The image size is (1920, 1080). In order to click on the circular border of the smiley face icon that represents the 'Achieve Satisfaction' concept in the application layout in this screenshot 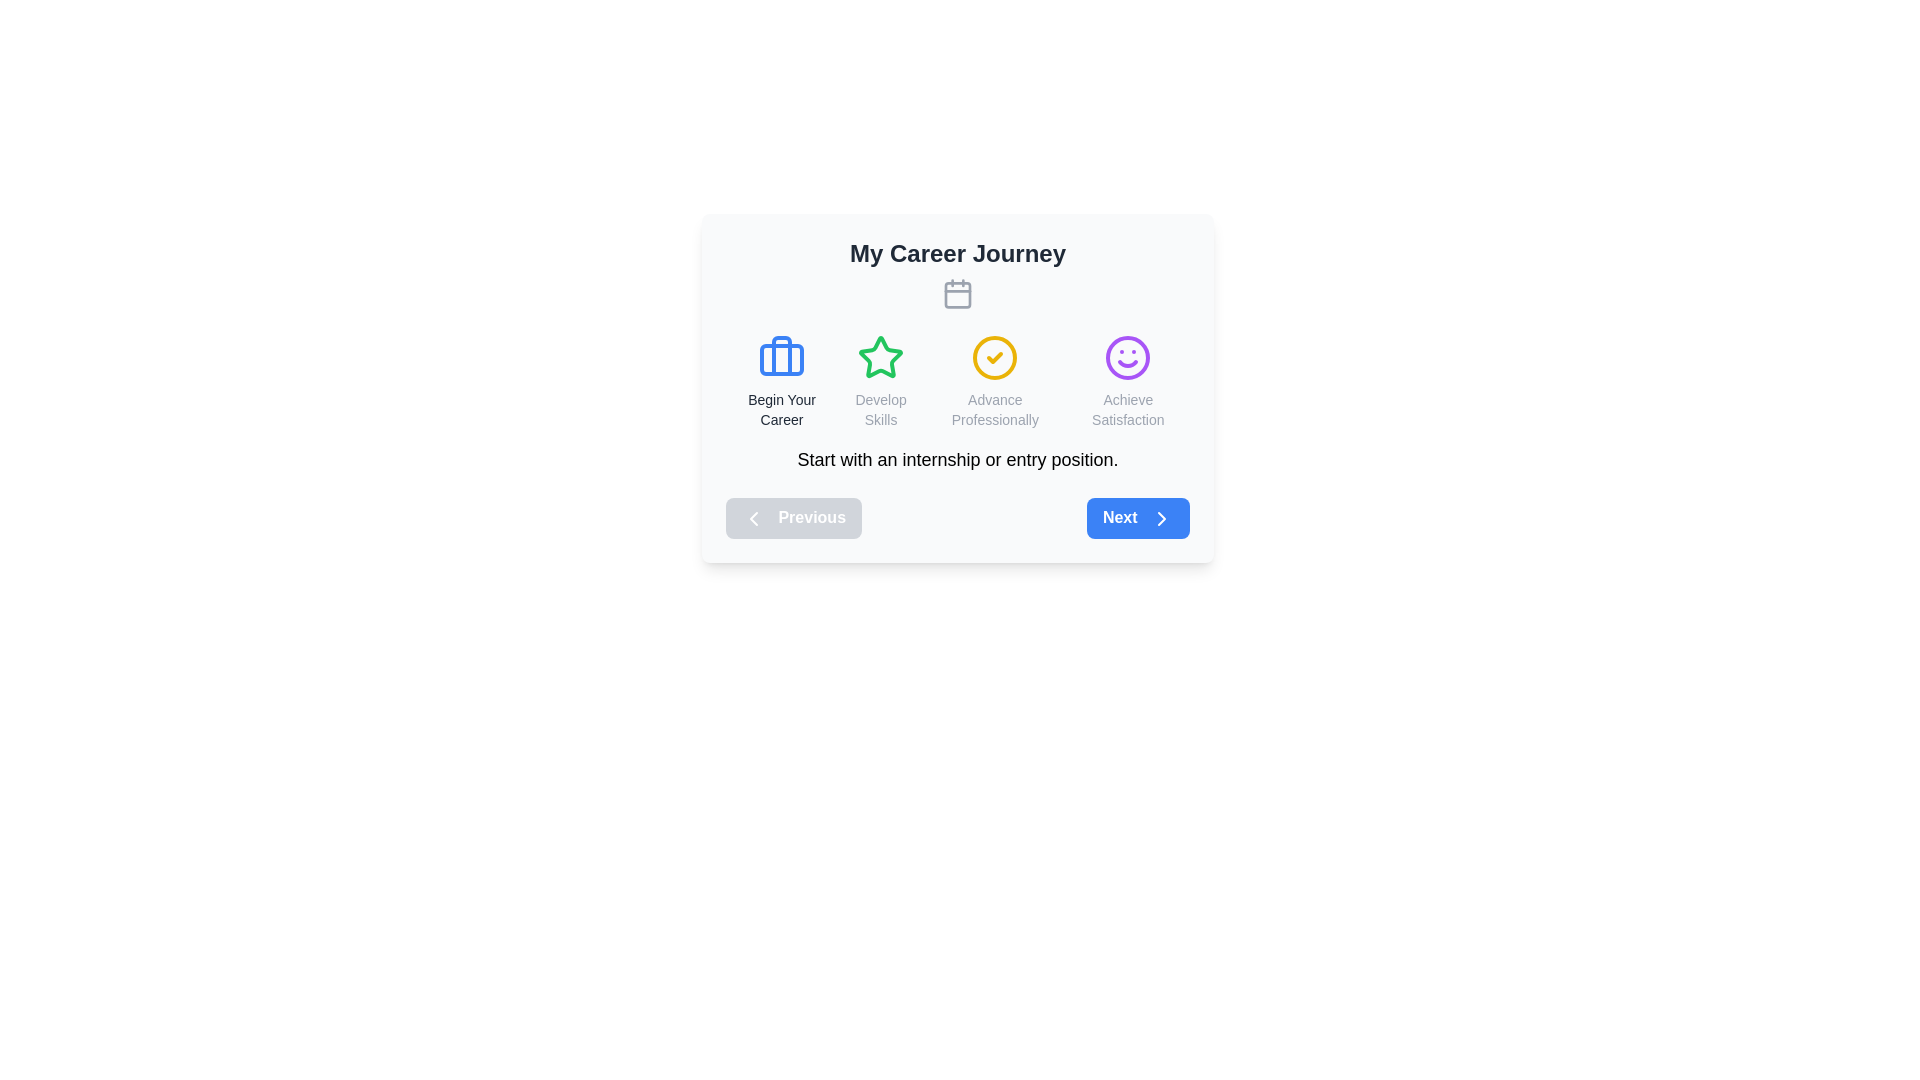, I will do `click(1128, 357)`.